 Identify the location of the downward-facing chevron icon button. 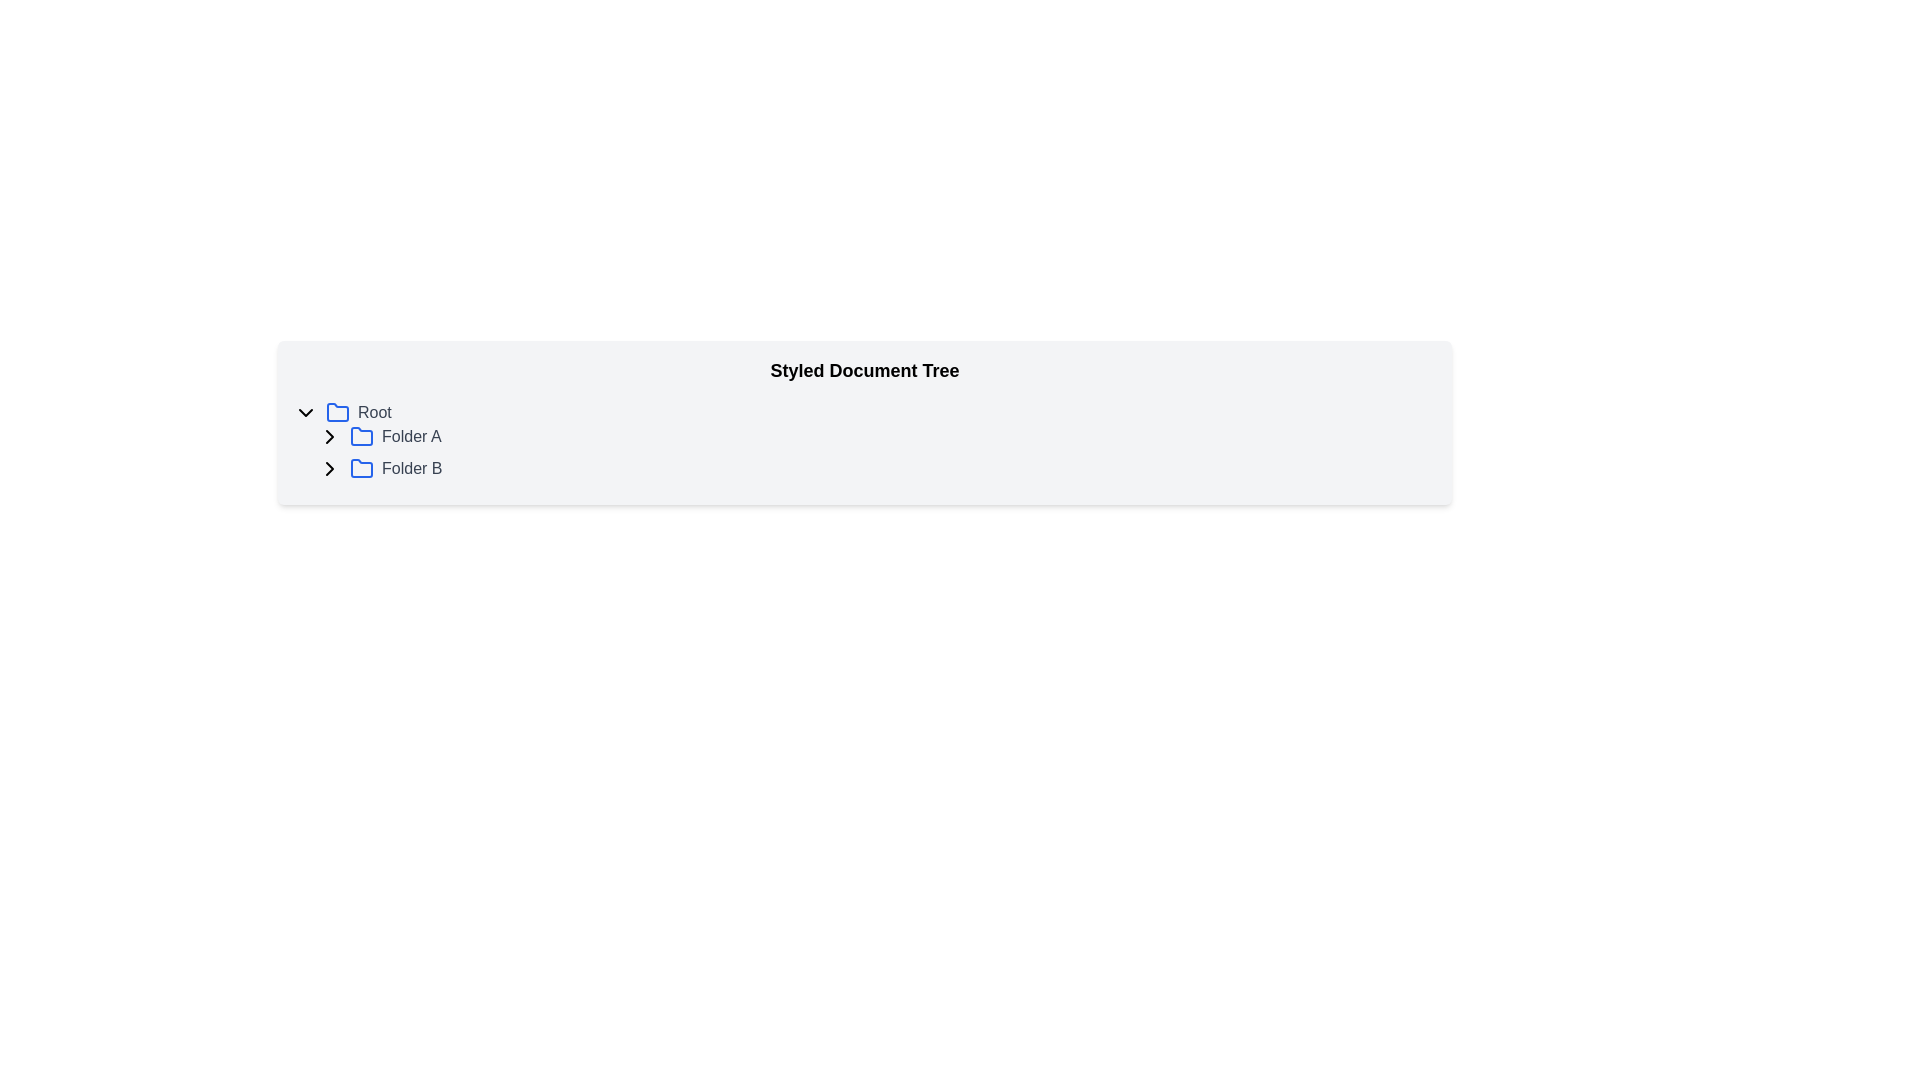
(305, 411).